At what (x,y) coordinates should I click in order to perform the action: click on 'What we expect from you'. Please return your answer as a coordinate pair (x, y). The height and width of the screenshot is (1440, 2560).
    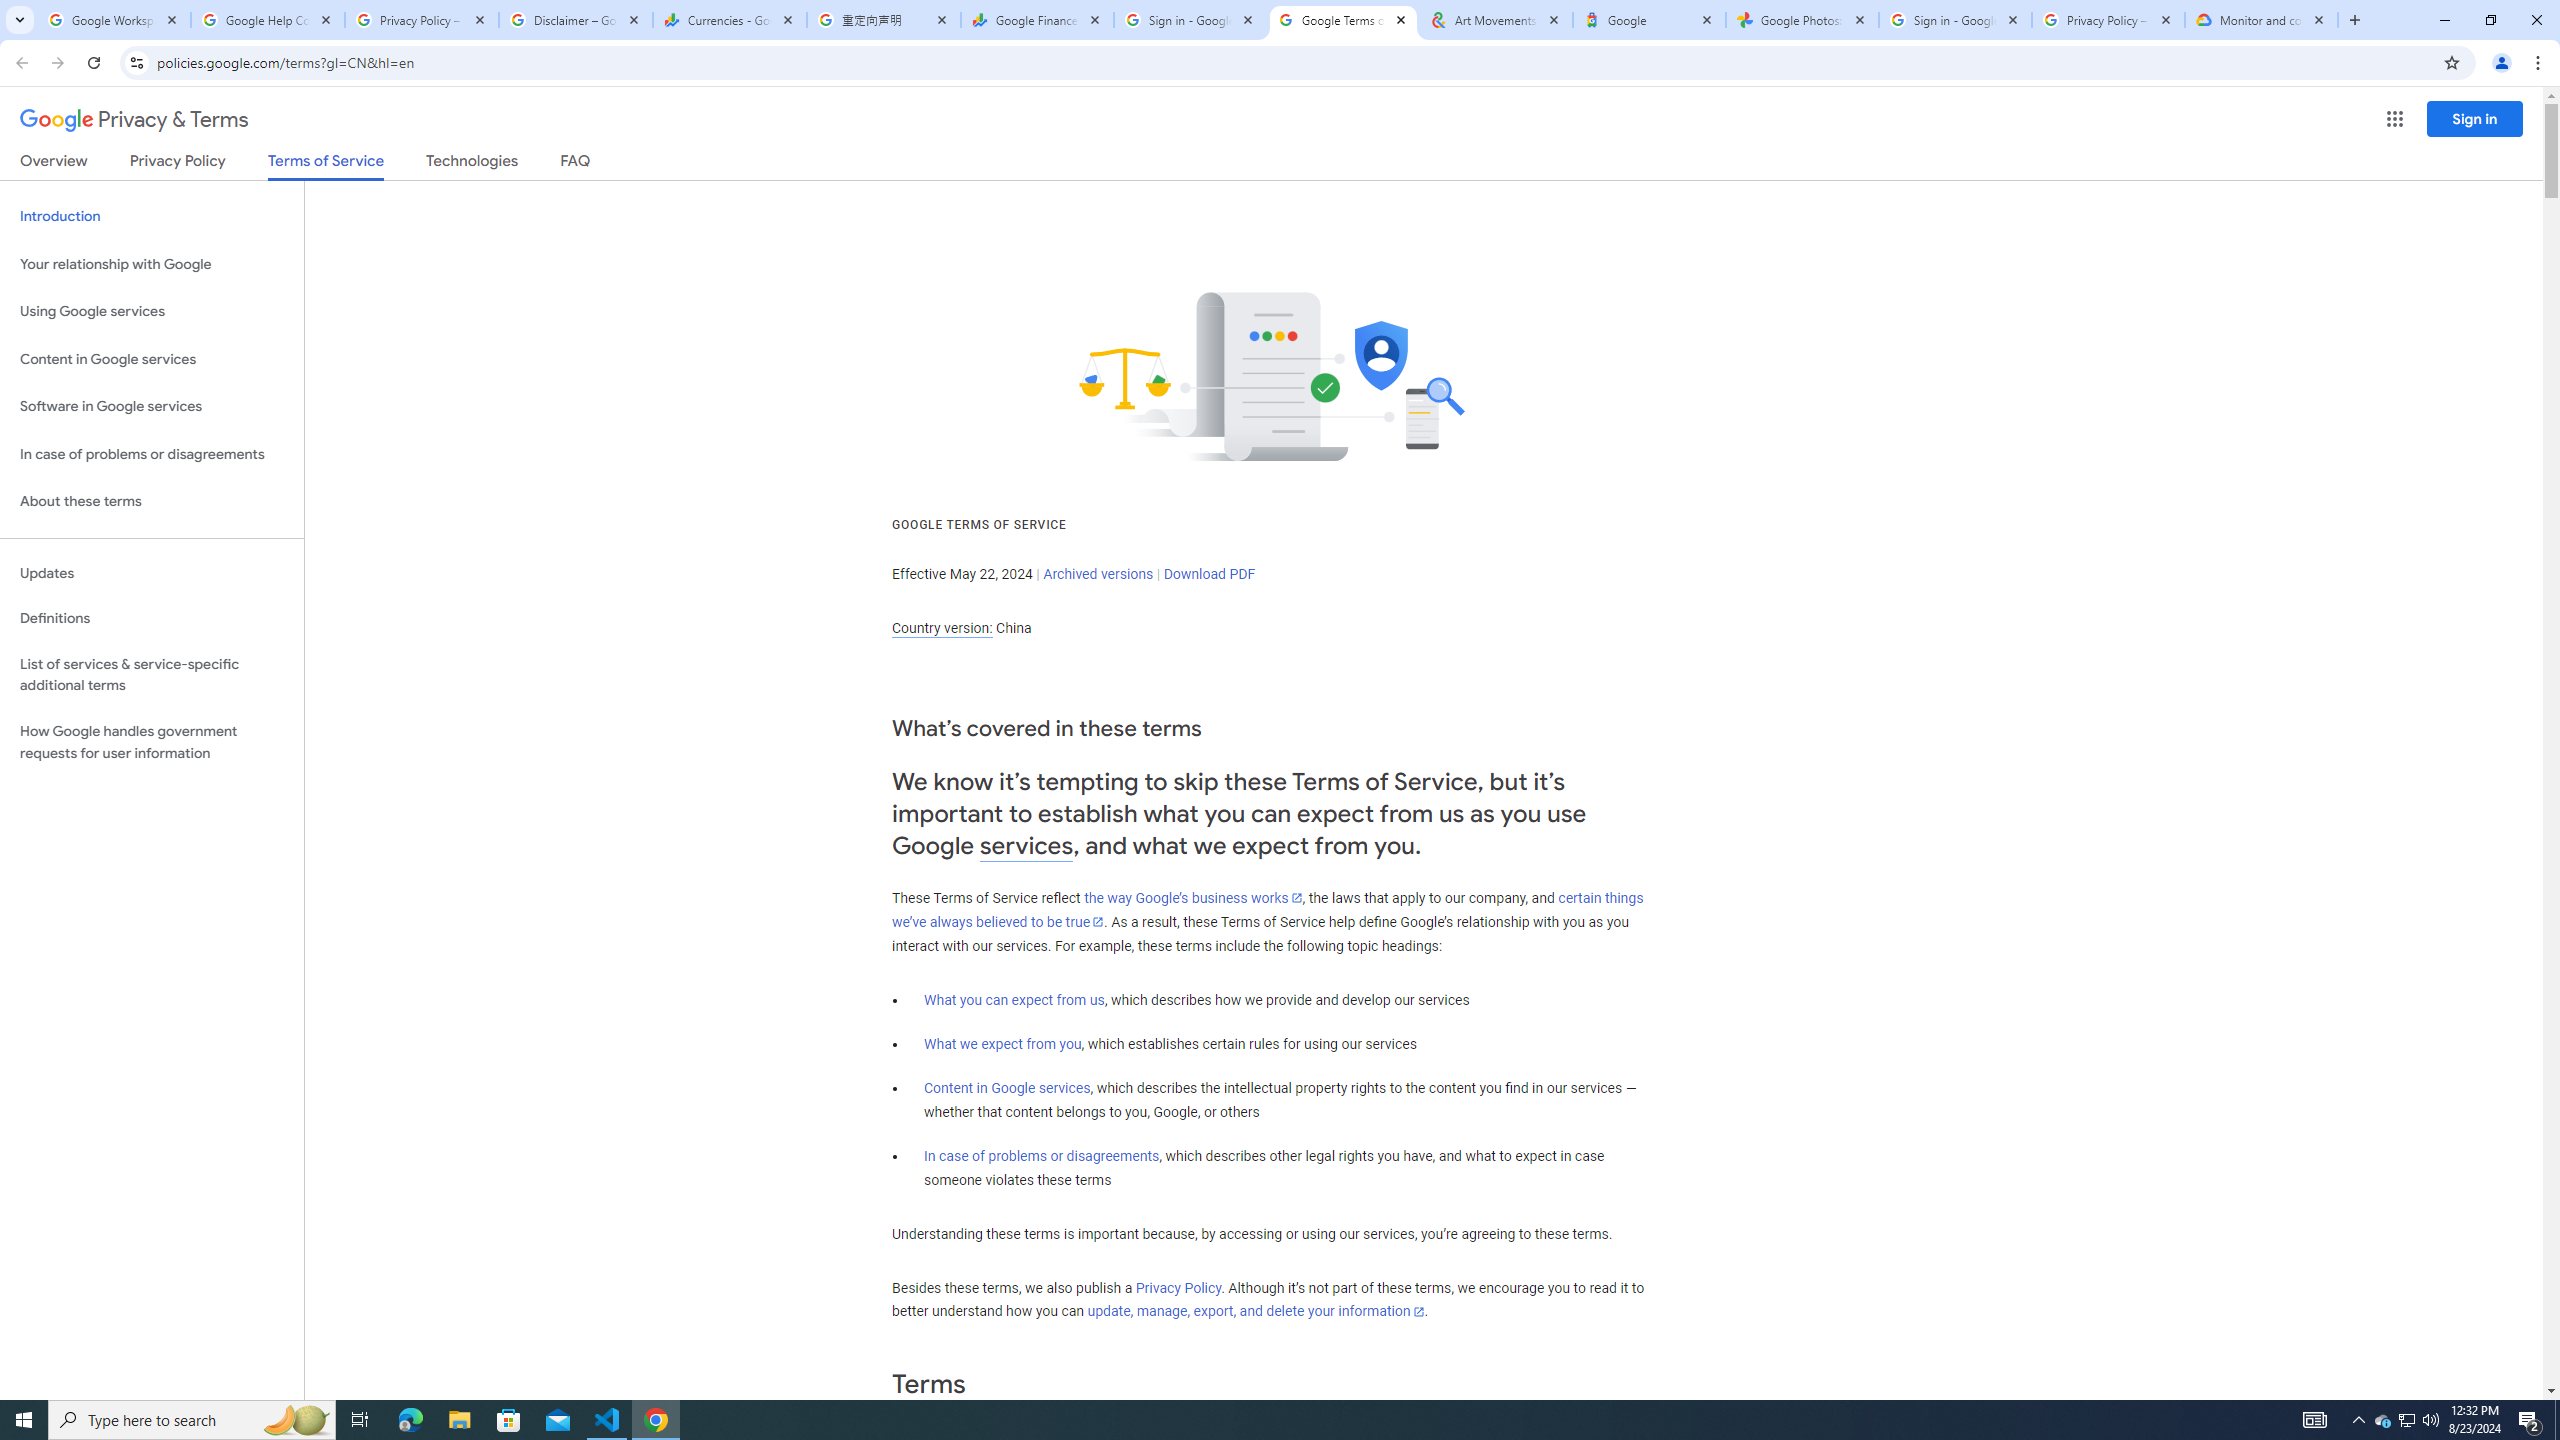
    Looking at the image, I should click on (1002, 1043).